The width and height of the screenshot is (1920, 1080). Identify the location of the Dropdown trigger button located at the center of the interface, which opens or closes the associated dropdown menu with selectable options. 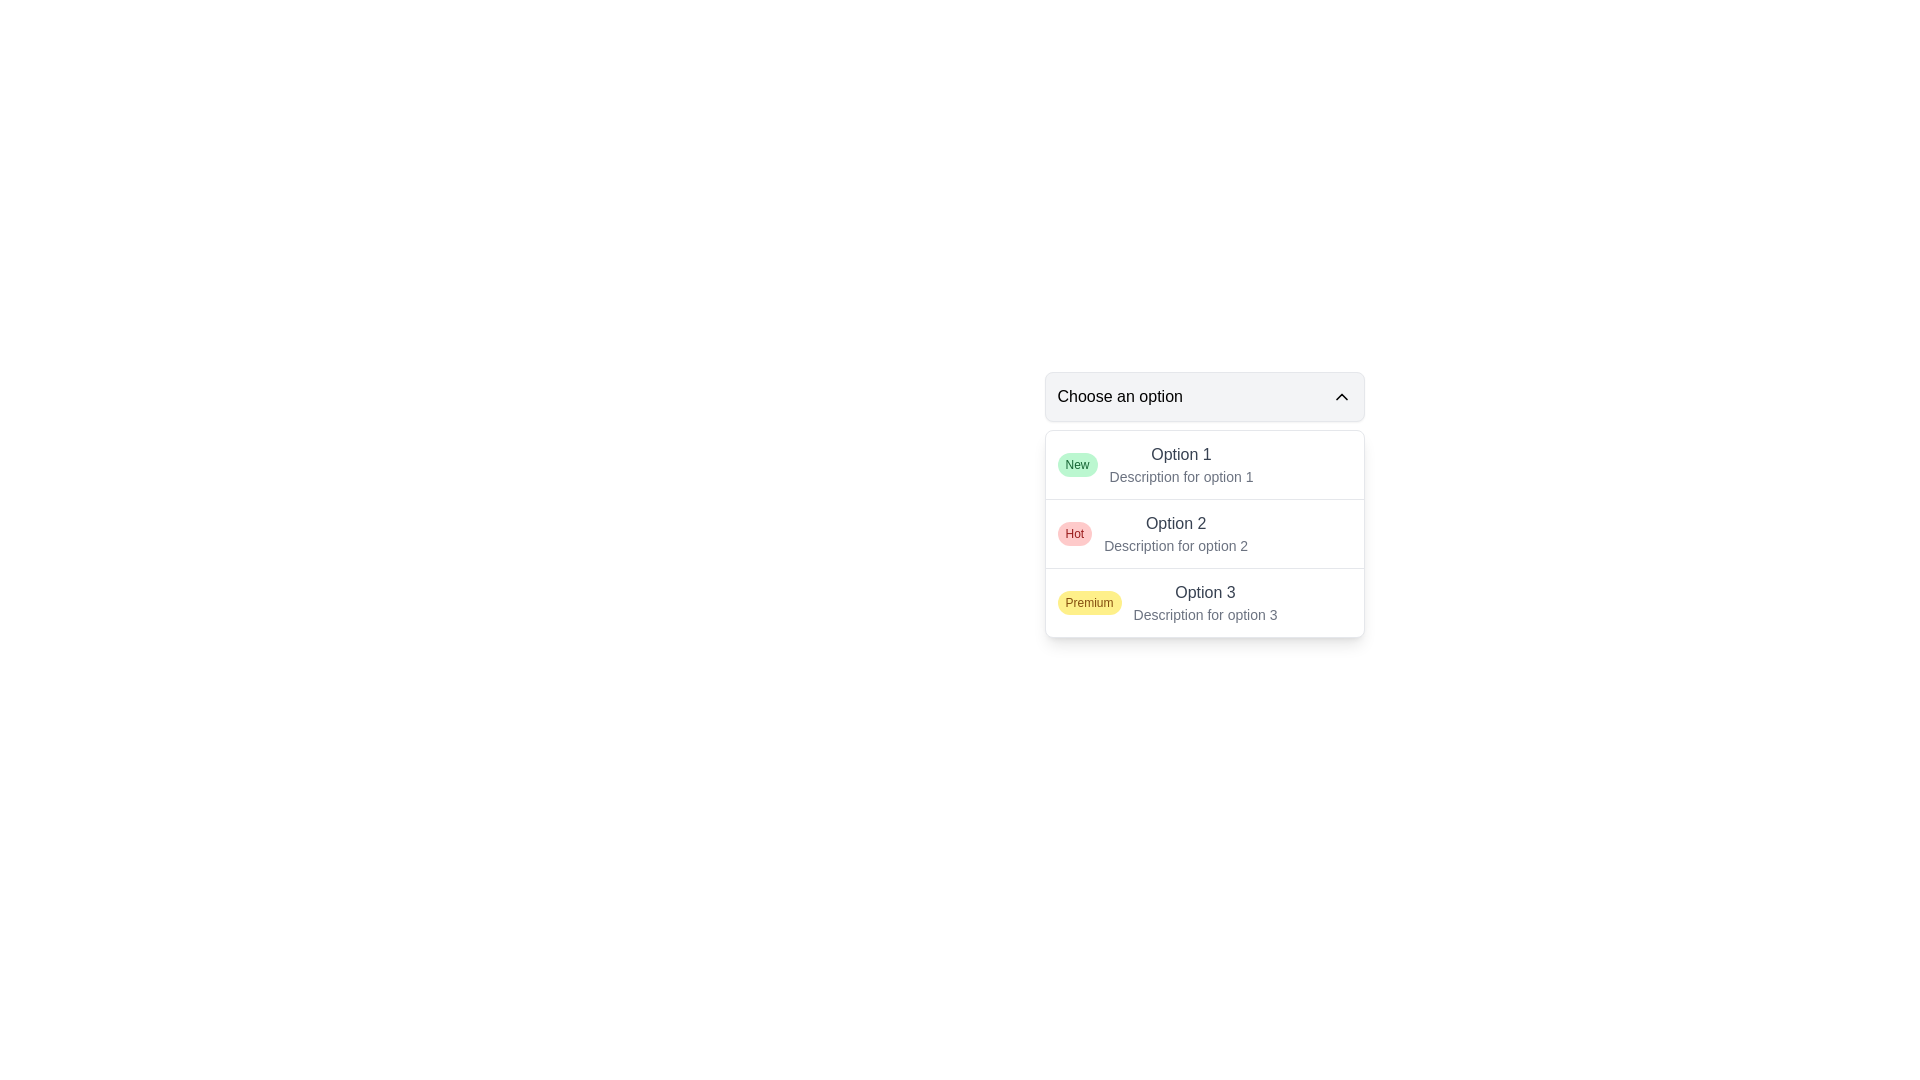
(1203, 397).